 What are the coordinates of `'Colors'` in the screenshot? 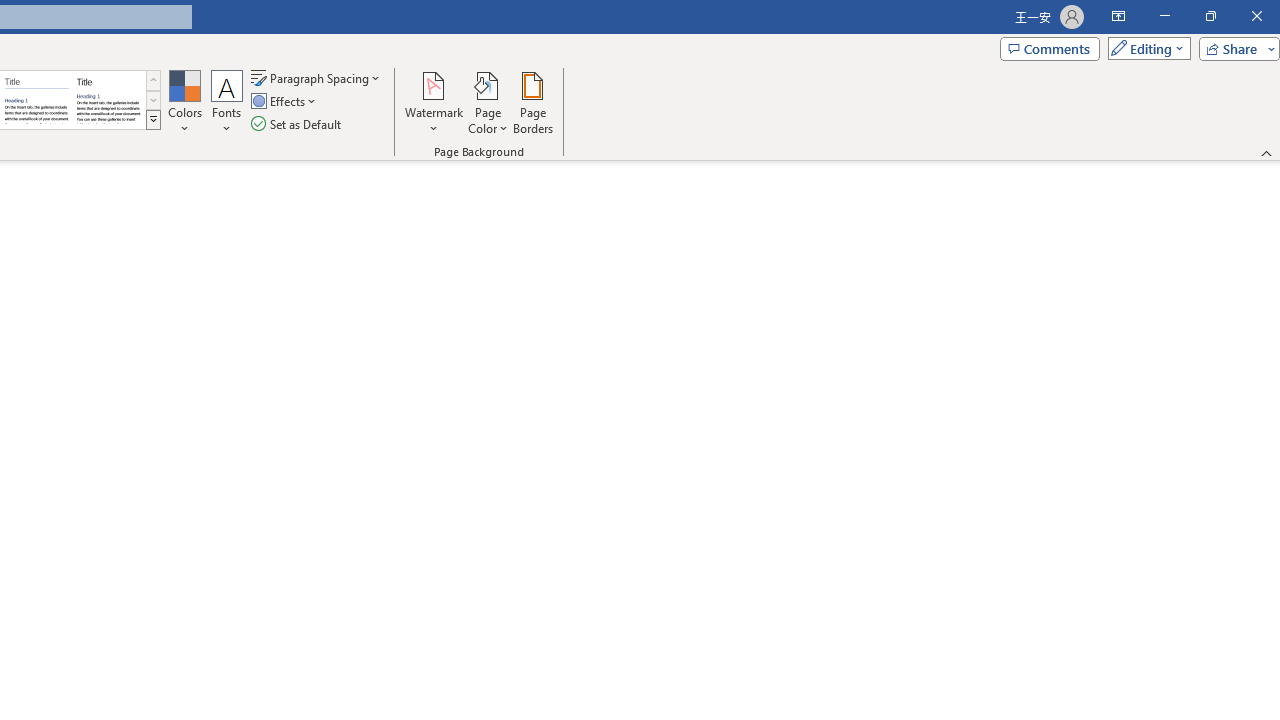 It's located at (184, 103).